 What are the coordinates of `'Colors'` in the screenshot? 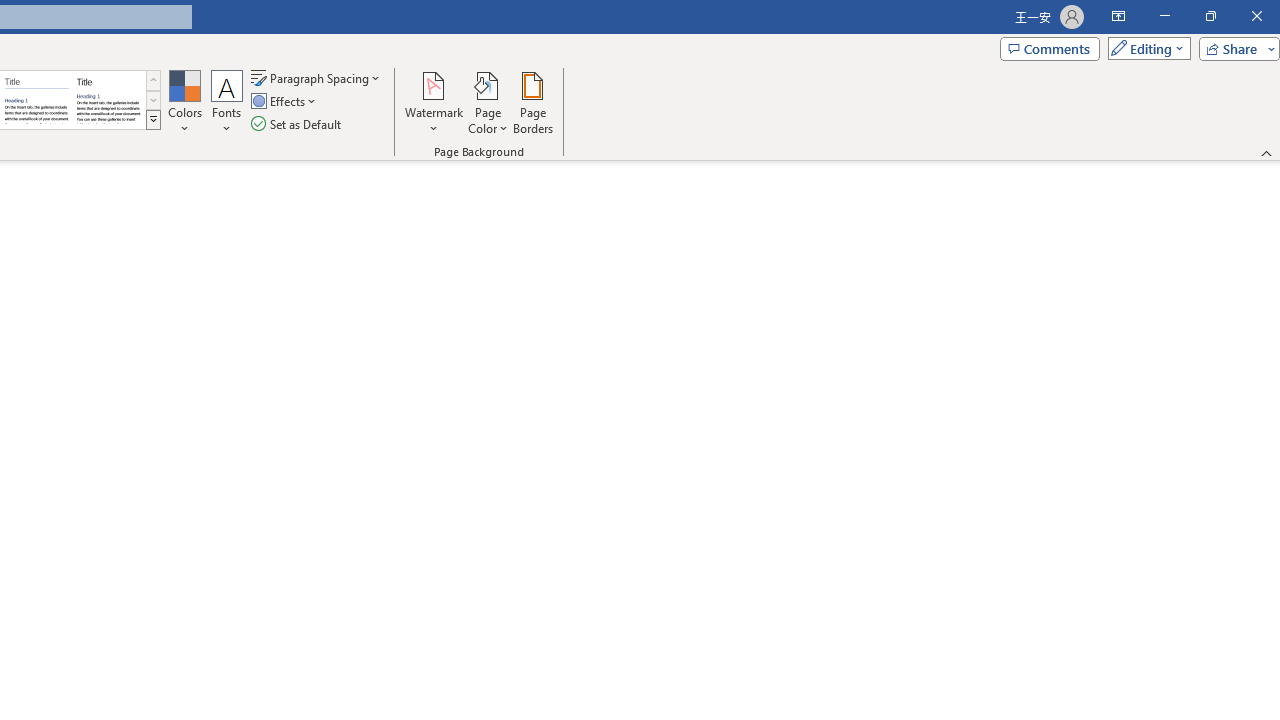 It's located at (184, 103).